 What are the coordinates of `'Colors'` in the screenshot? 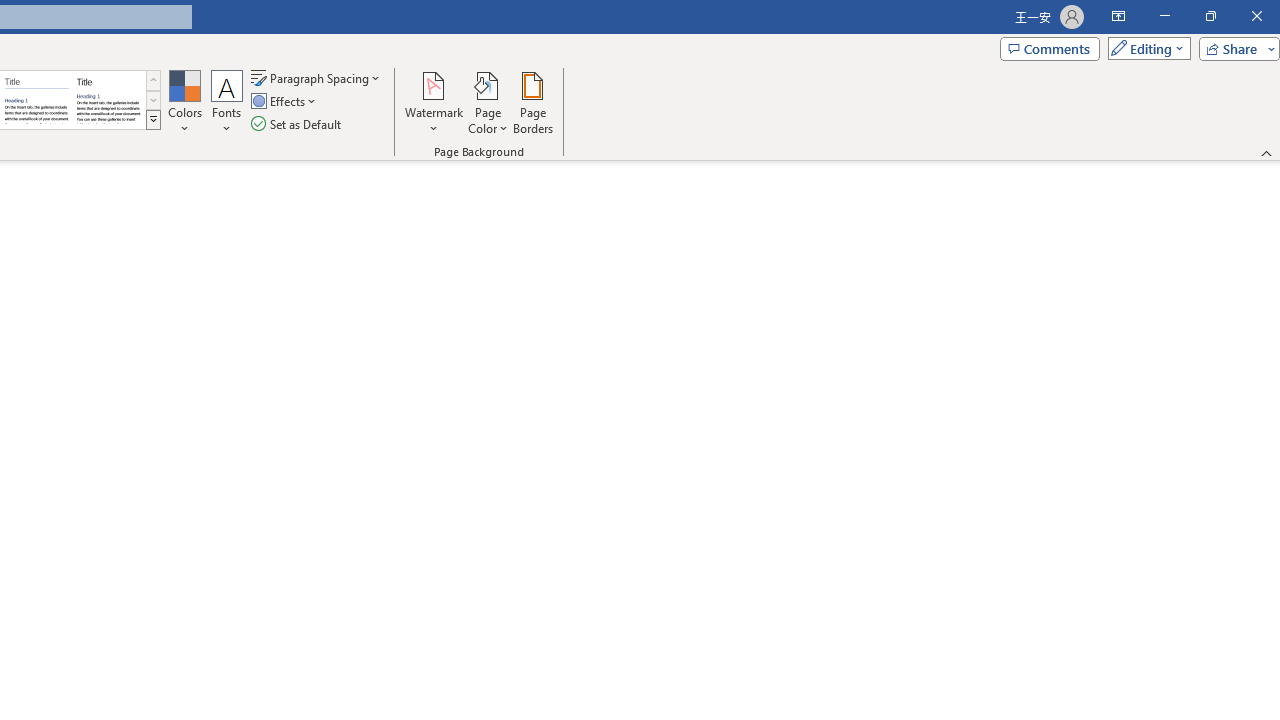 It's located at (184, 103).